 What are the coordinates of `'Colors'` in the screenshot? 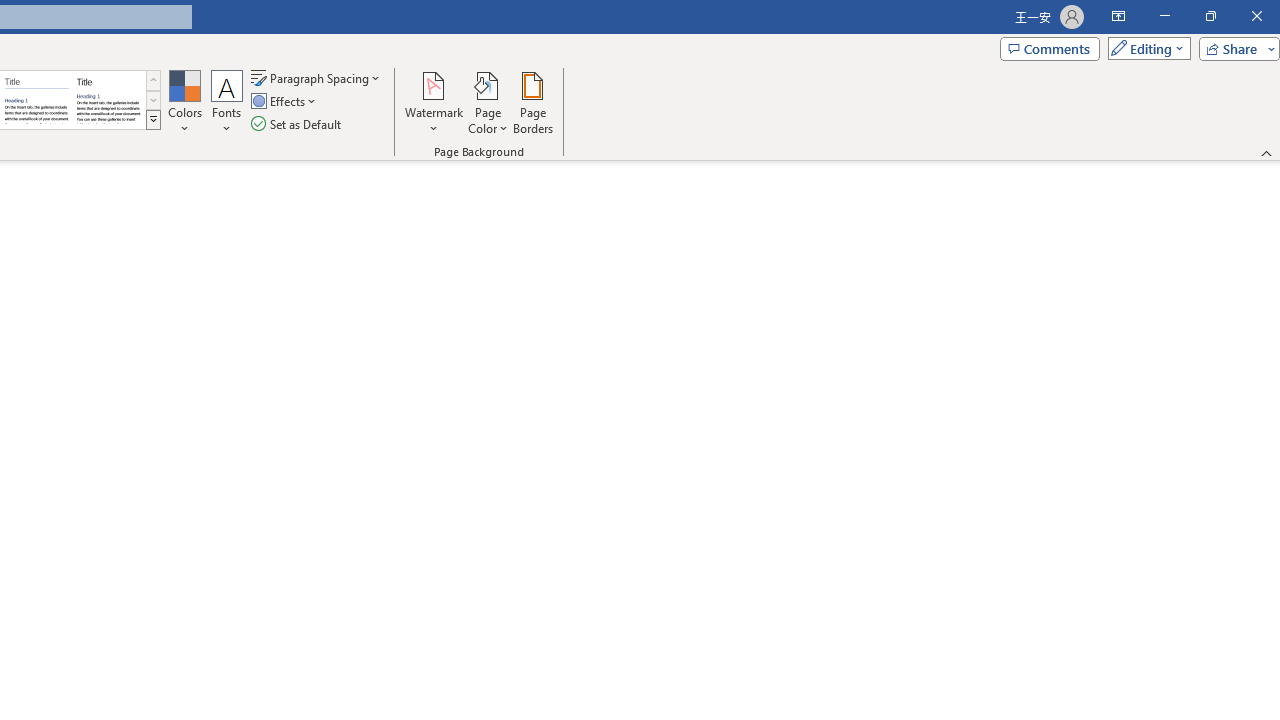 It's located at (184, 103).